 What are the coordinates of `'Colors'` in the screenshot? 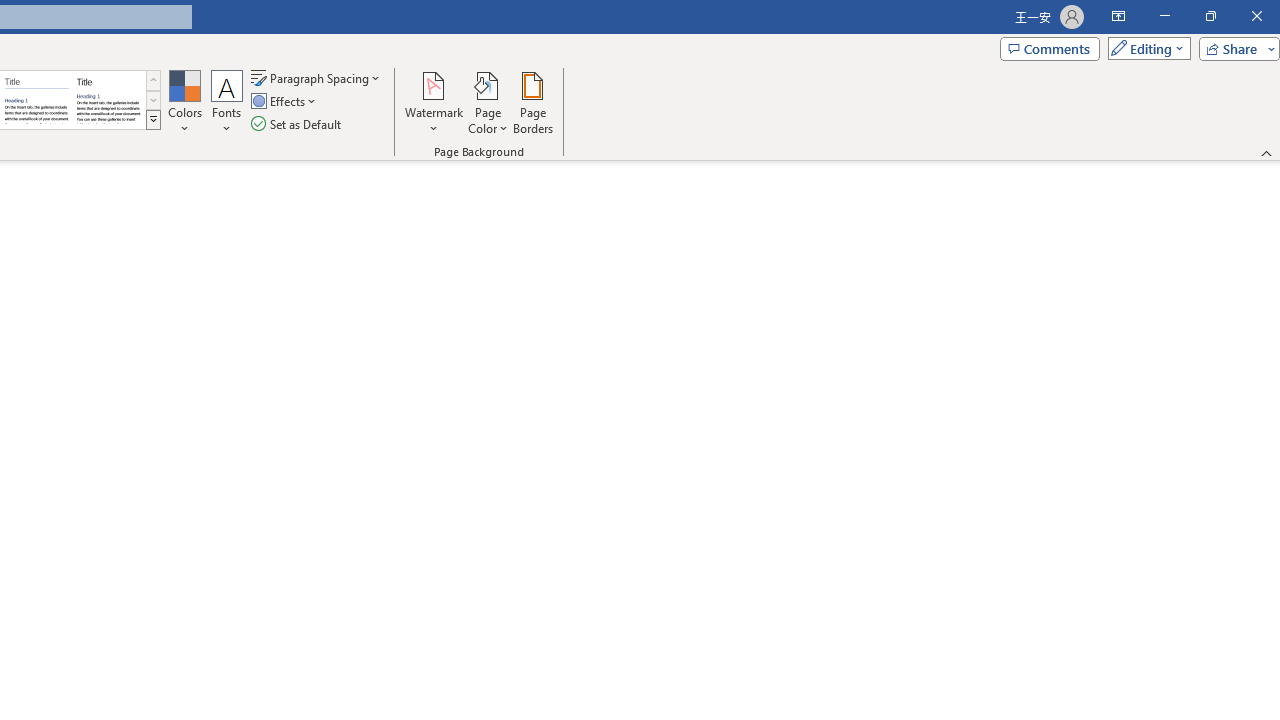 It's located at (184, 103).